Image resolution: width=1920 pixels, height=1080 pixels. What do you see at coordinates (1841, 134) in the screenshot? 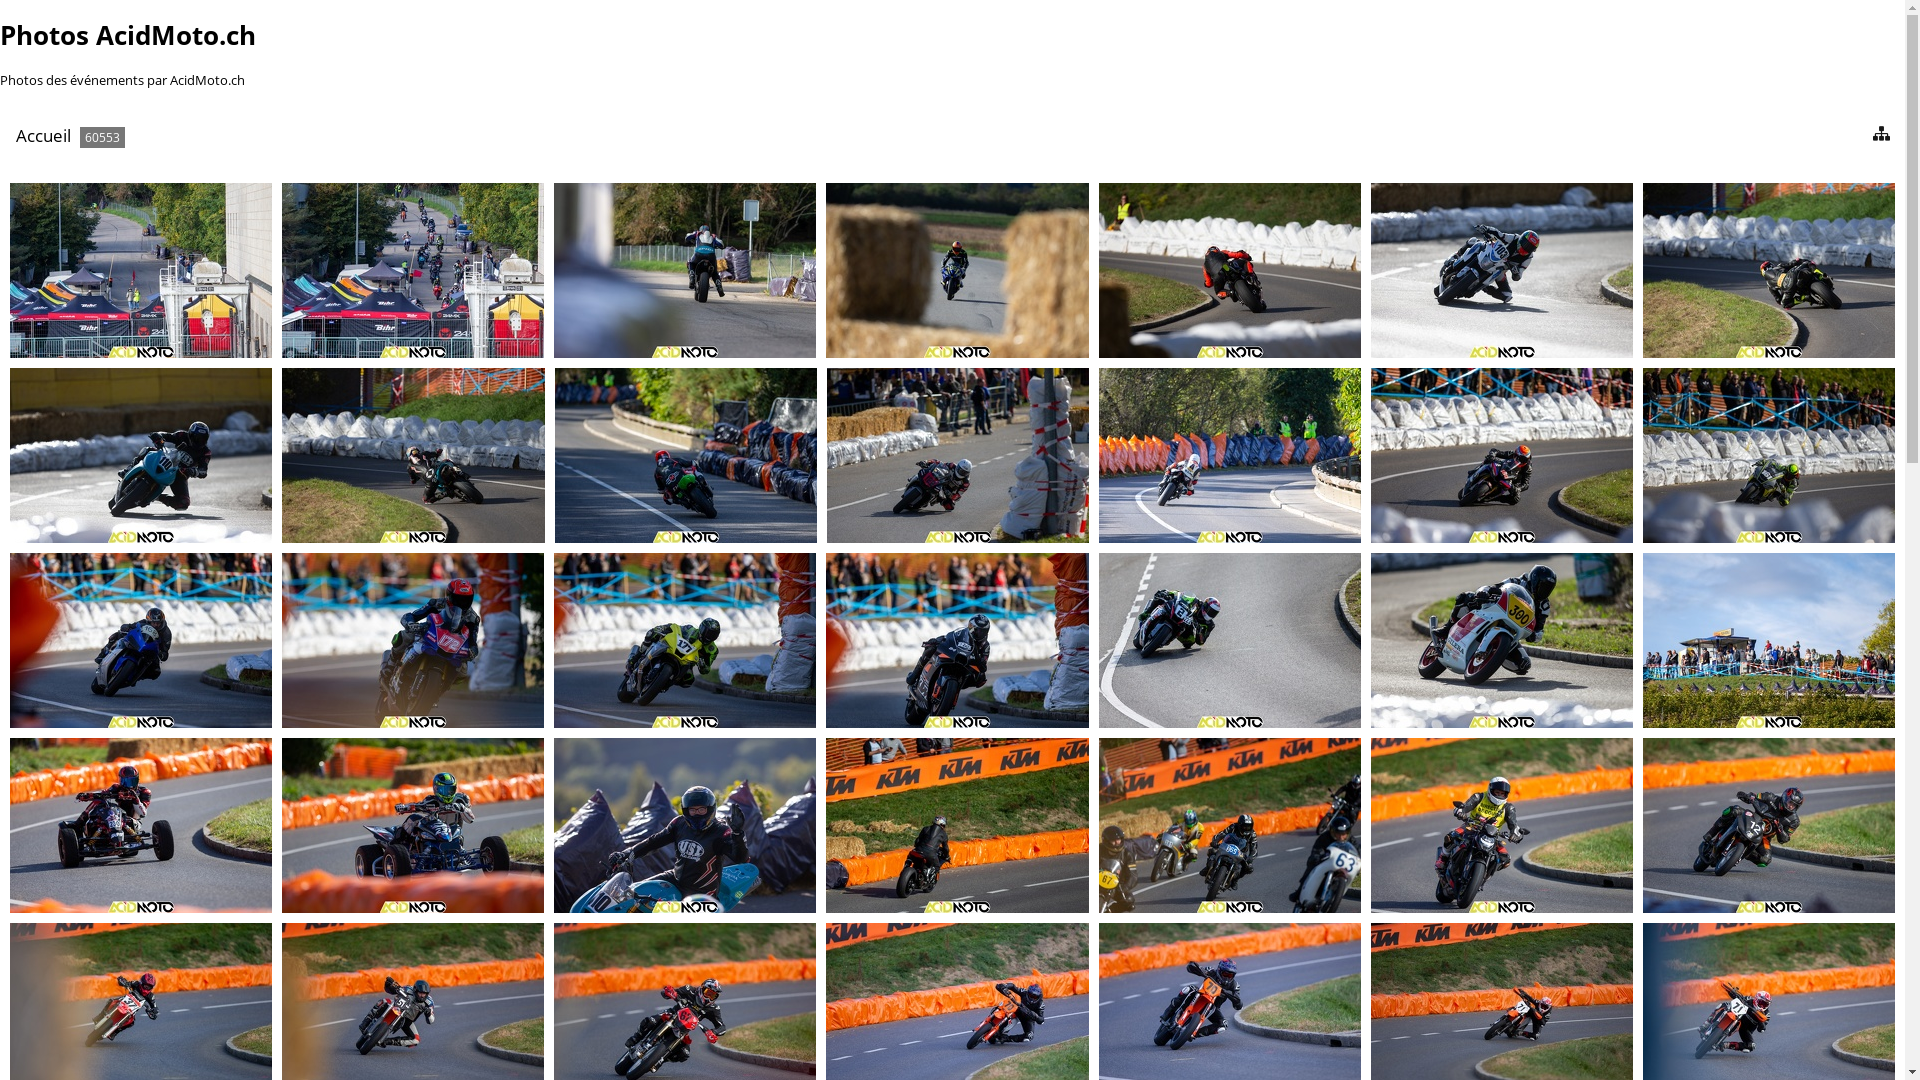
I see `'diaporama'` at bounding box center [1841, 134].